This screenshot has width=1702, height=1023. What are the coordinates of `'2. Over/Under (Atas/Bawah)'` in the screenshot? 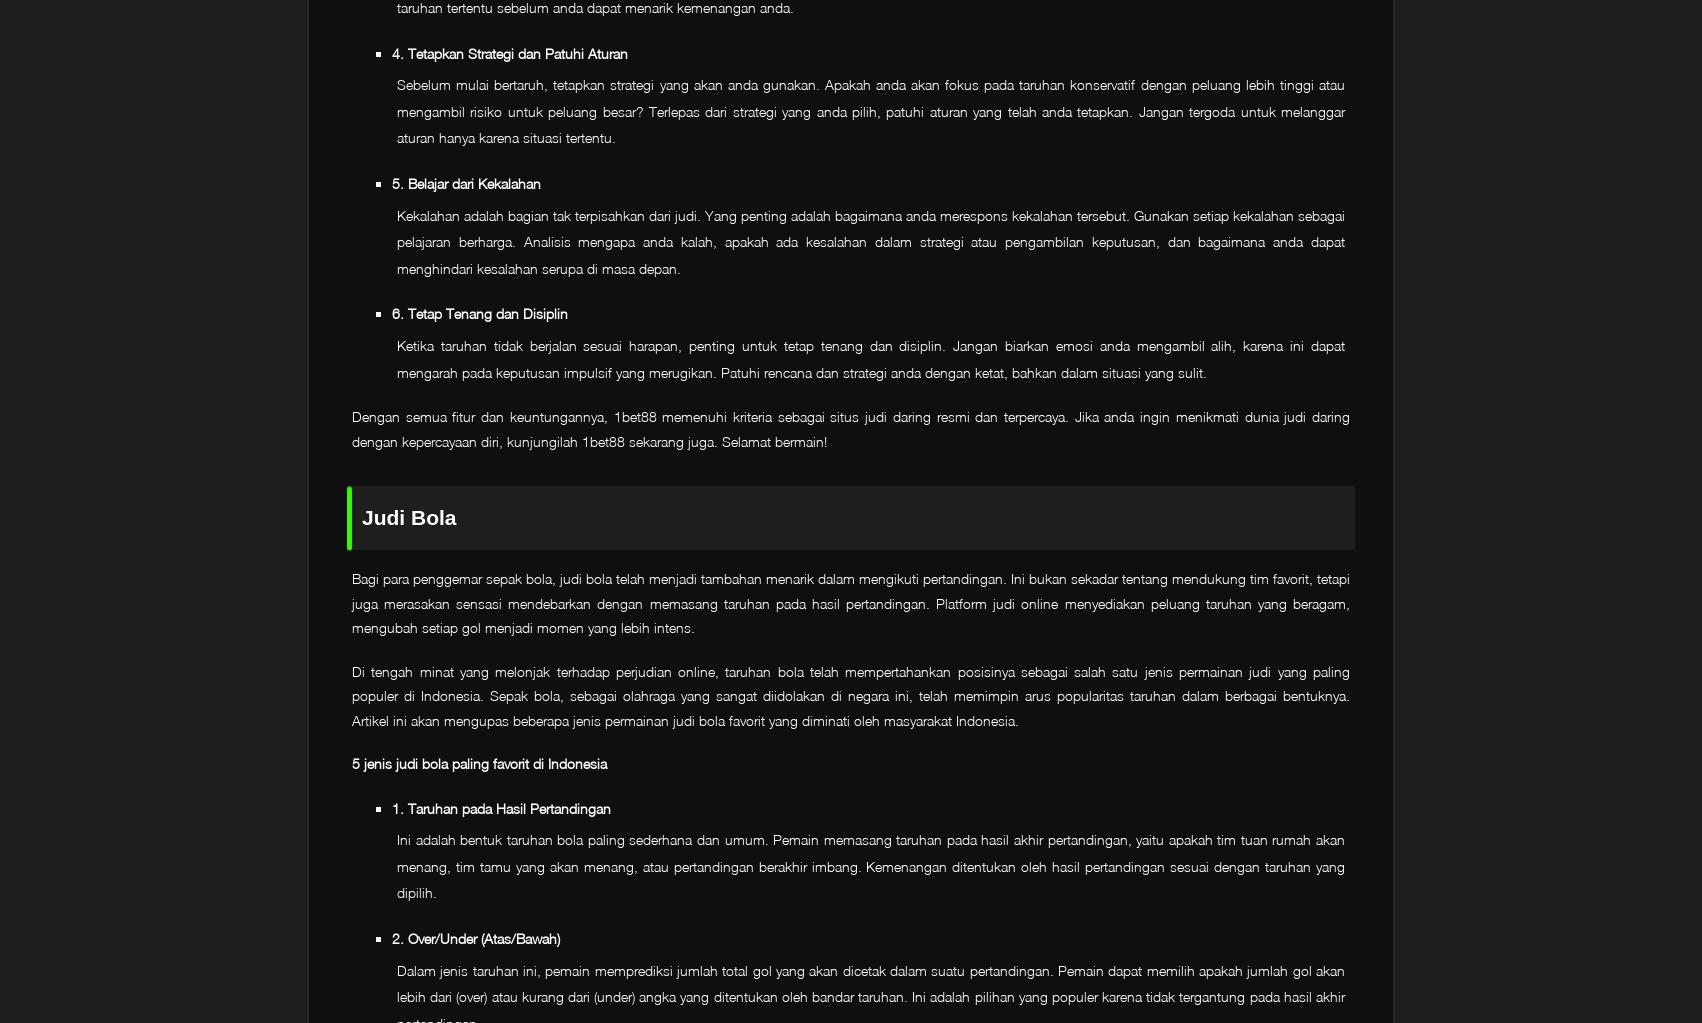 It's located at (475, 936).